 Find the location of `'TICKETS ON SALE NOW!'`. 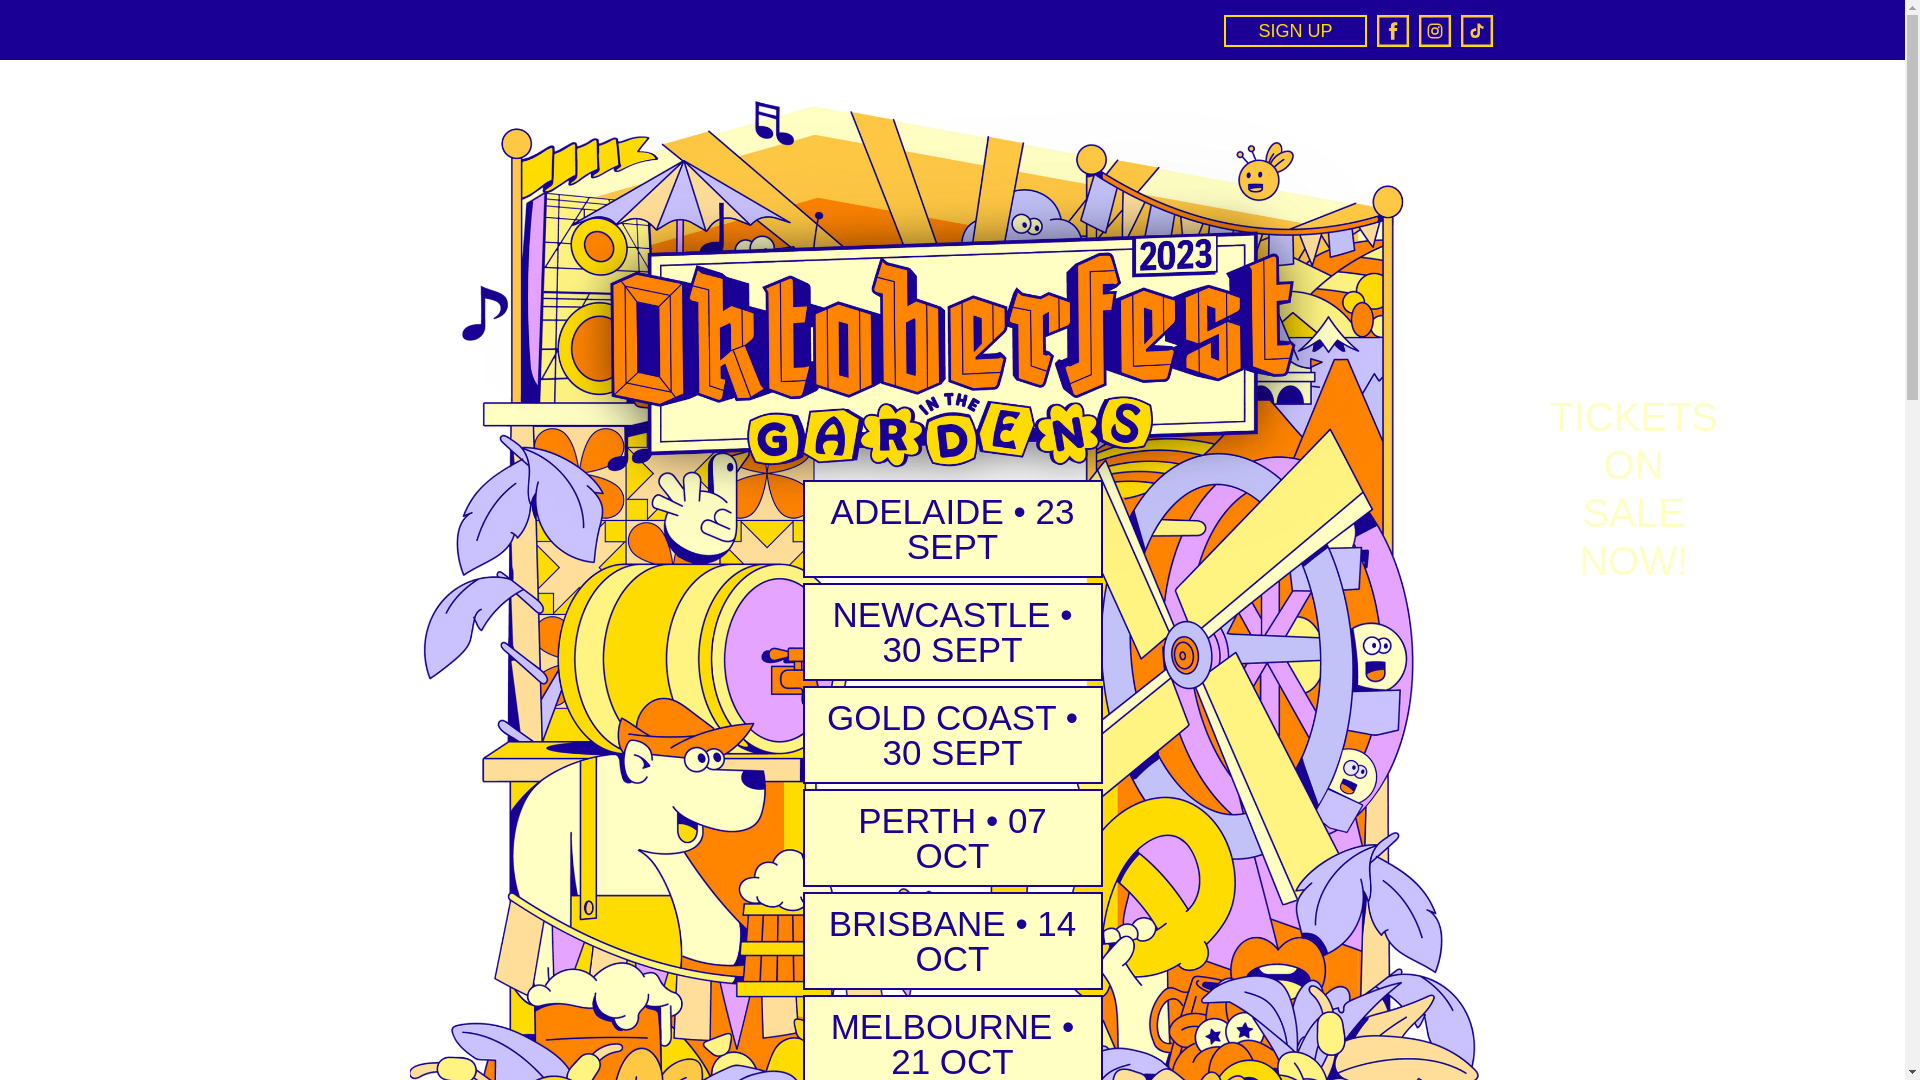

'TICKETS ON SALE NOW!' is located at coordinates (1633, 489).